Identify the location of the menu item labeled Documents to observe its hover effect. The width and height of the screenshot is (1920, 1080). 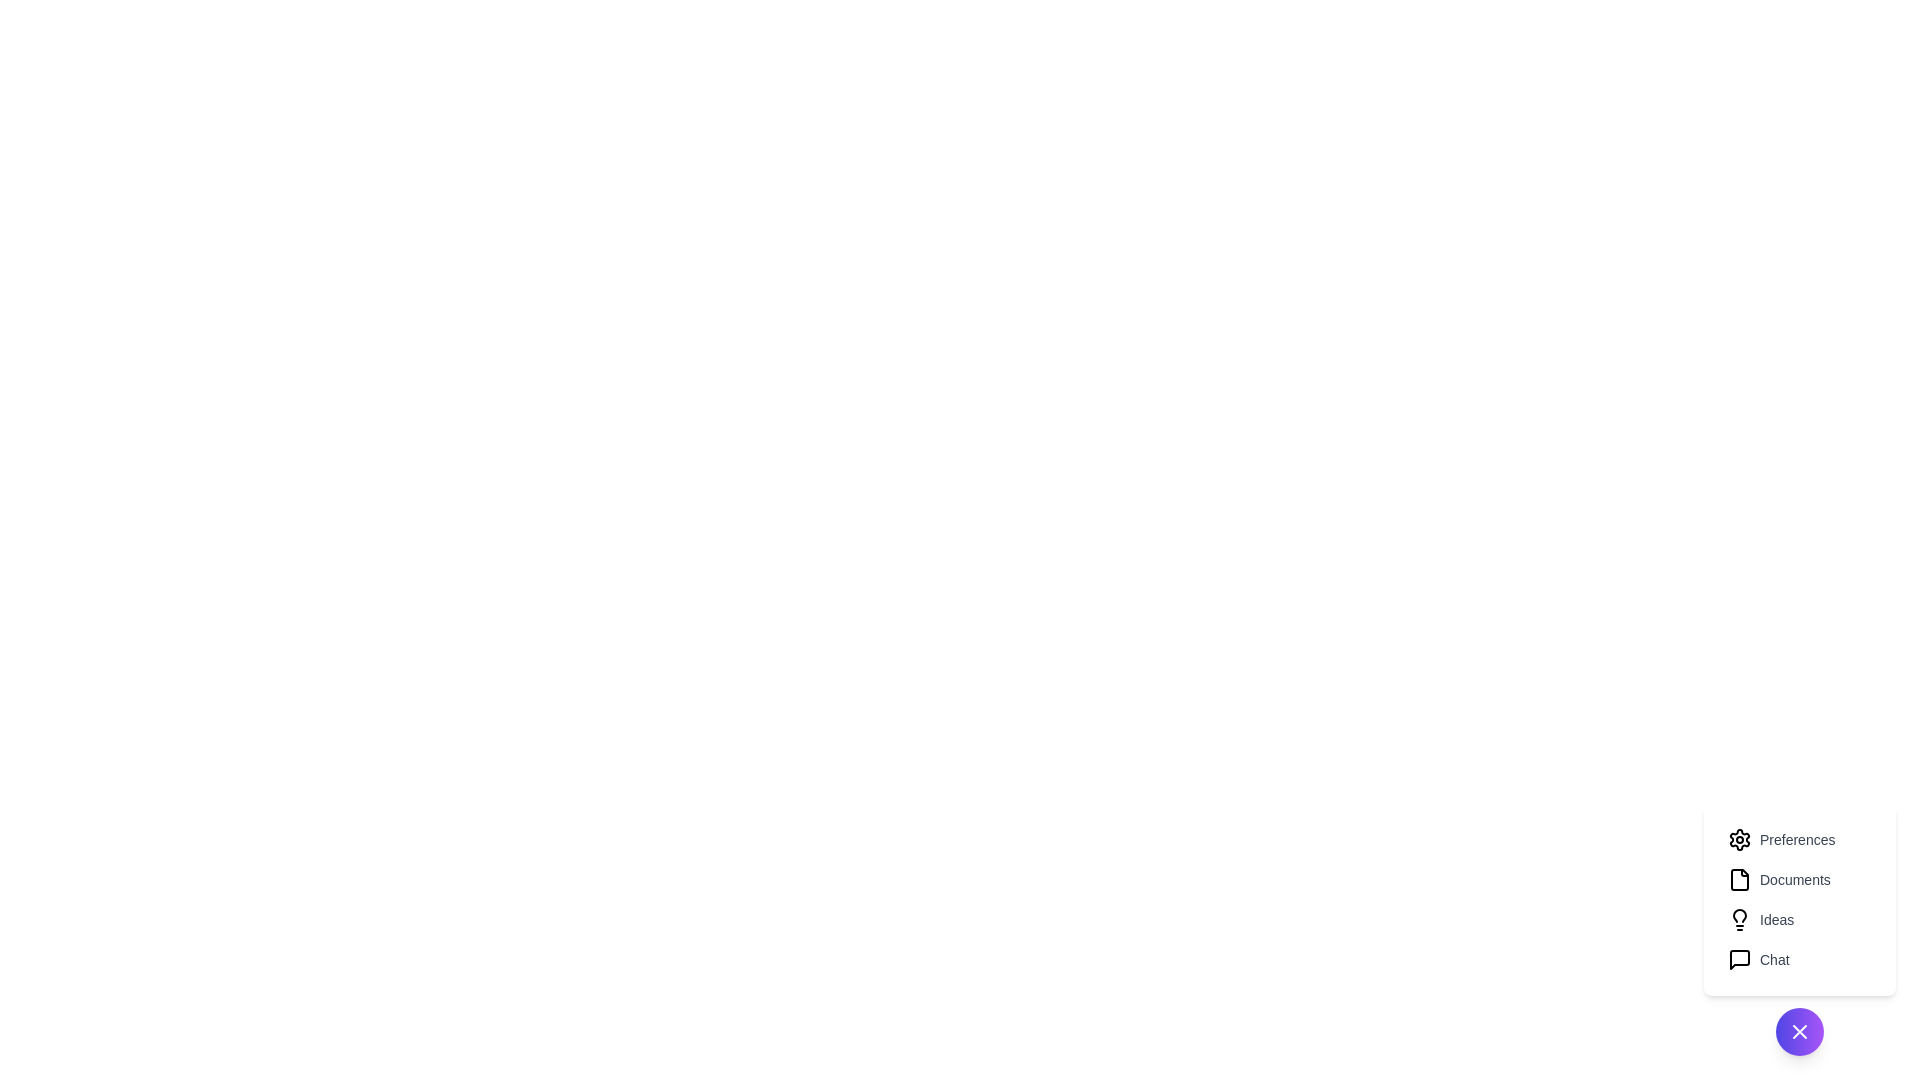
(1800, 878).